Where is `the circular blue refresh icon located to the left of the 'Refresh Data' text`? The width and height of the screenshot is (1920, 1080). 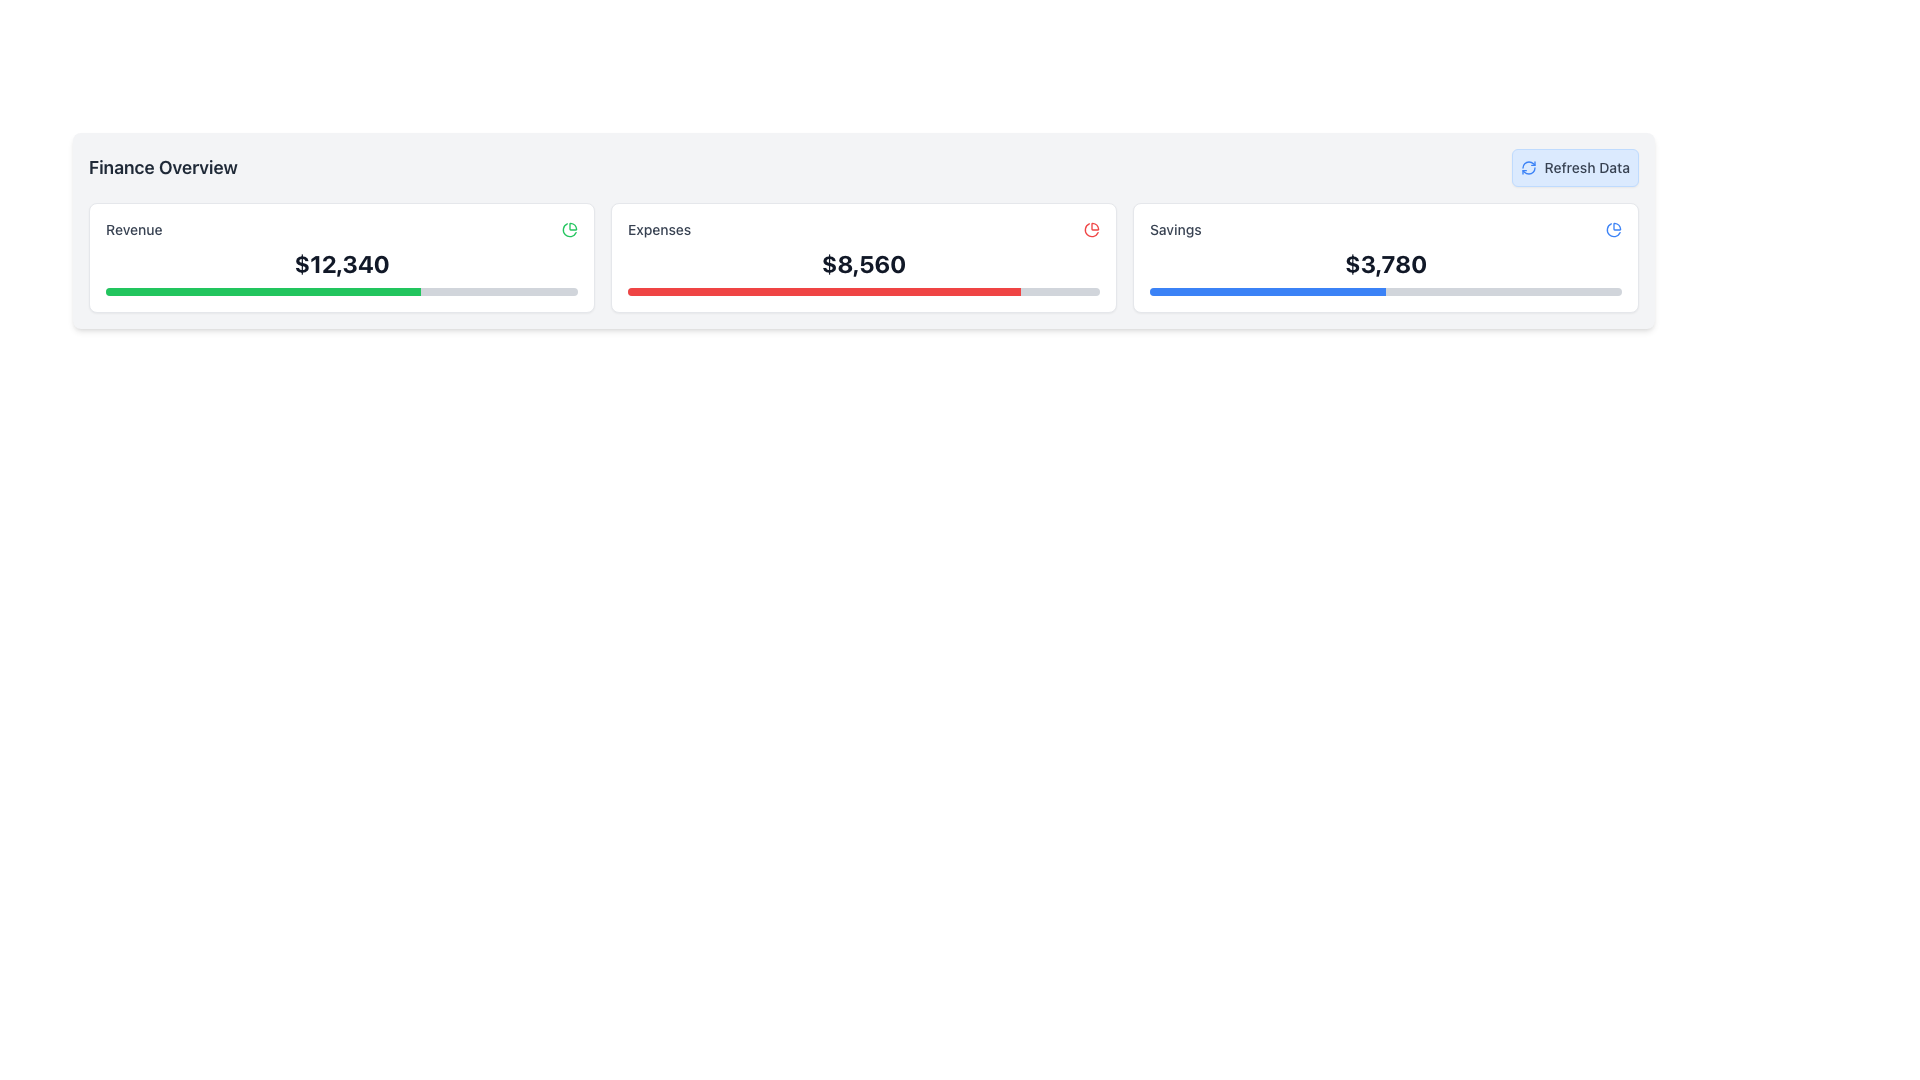 the circular blue refresh icon located to the left of the 'Refresh Data' text is located at coordinates (1527, 167).